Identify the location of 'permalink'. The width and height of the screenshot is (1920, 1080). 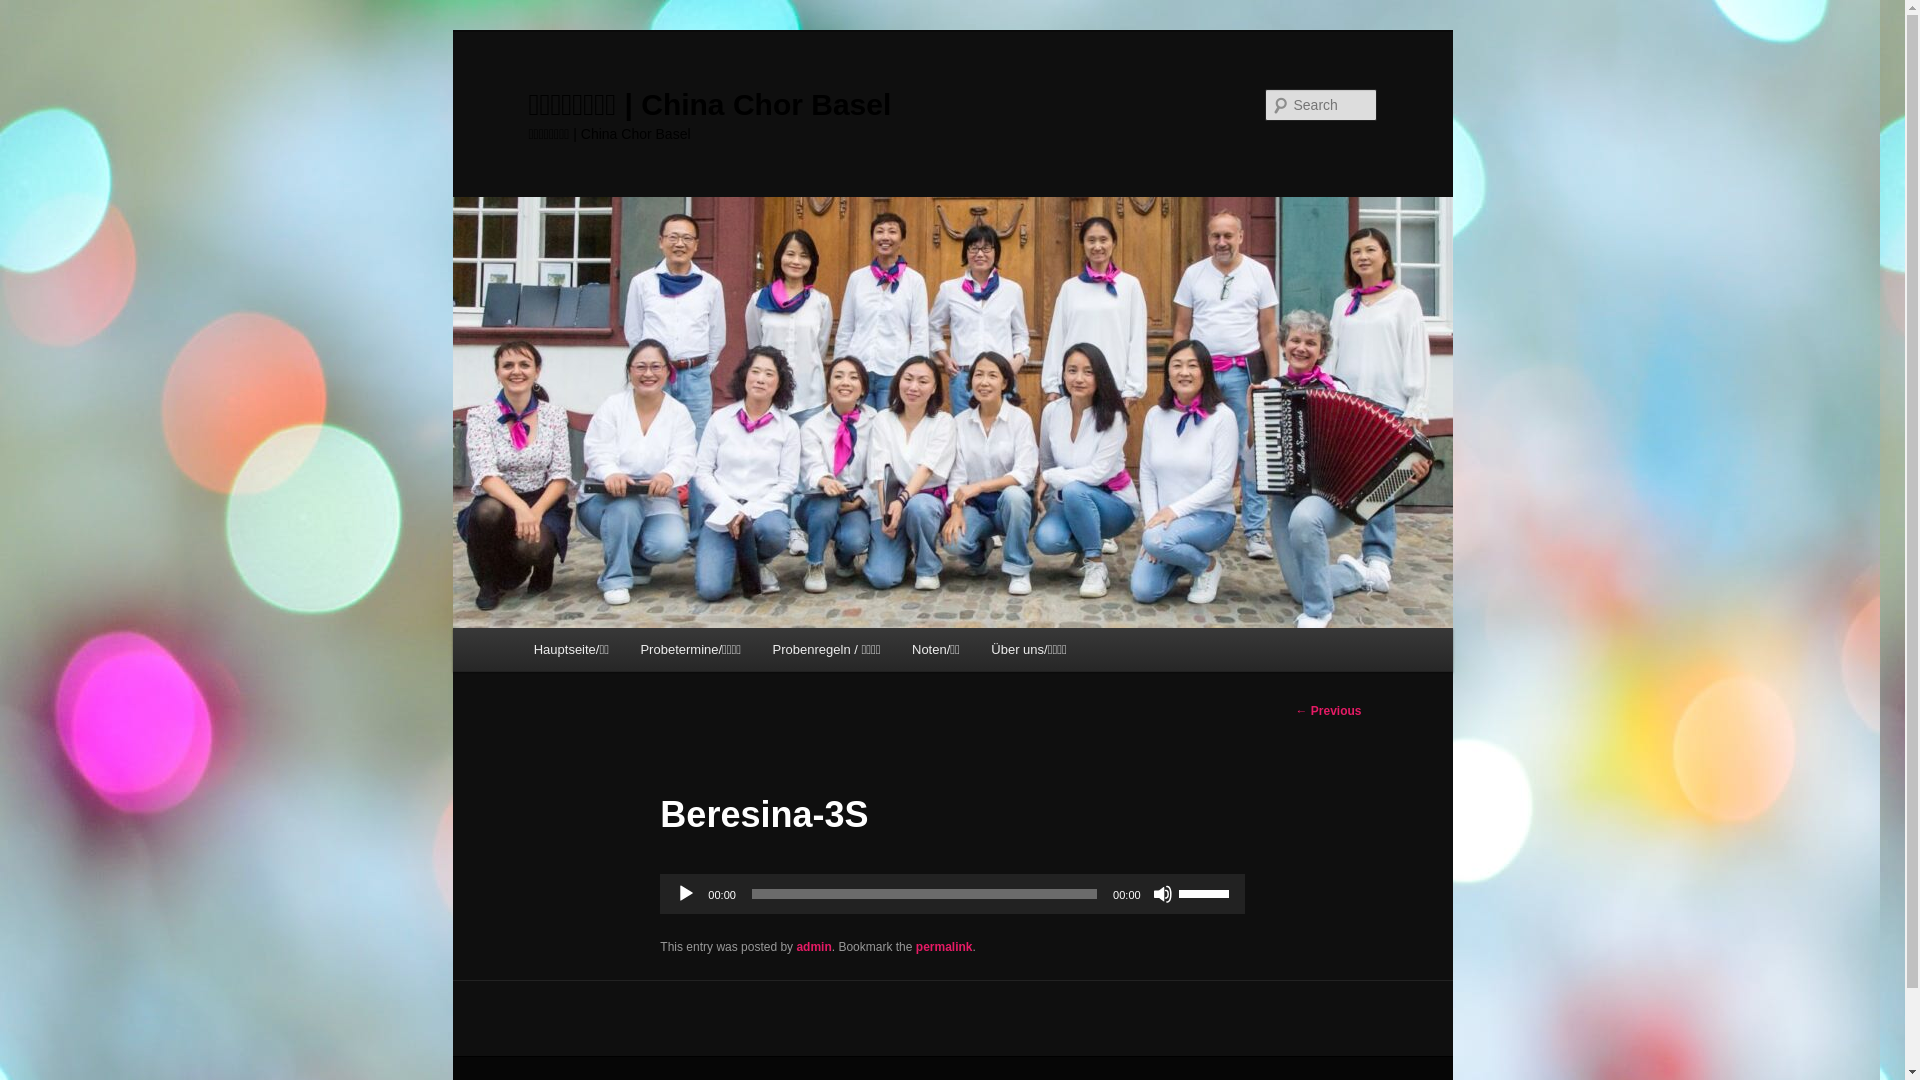
(943, 946).